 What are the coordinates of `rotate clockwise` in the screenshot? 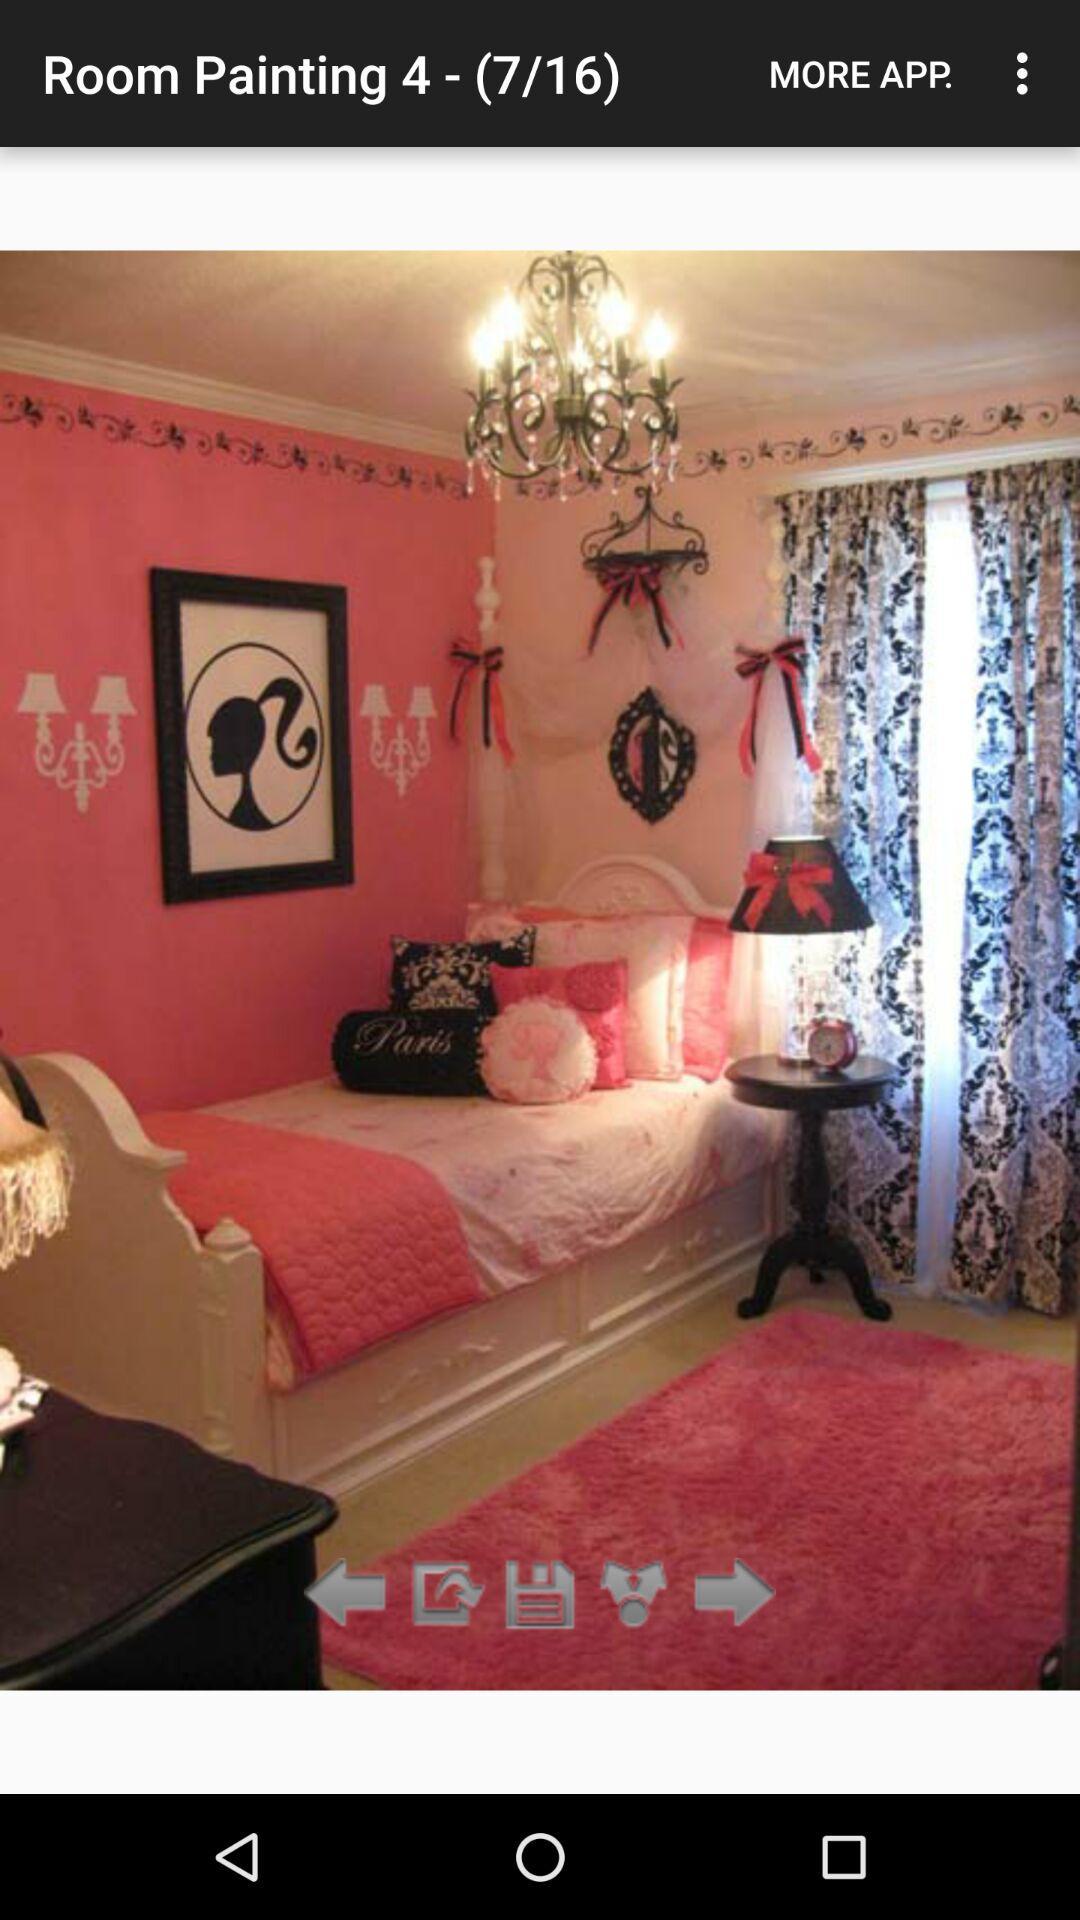 It's located at (444, 1593).